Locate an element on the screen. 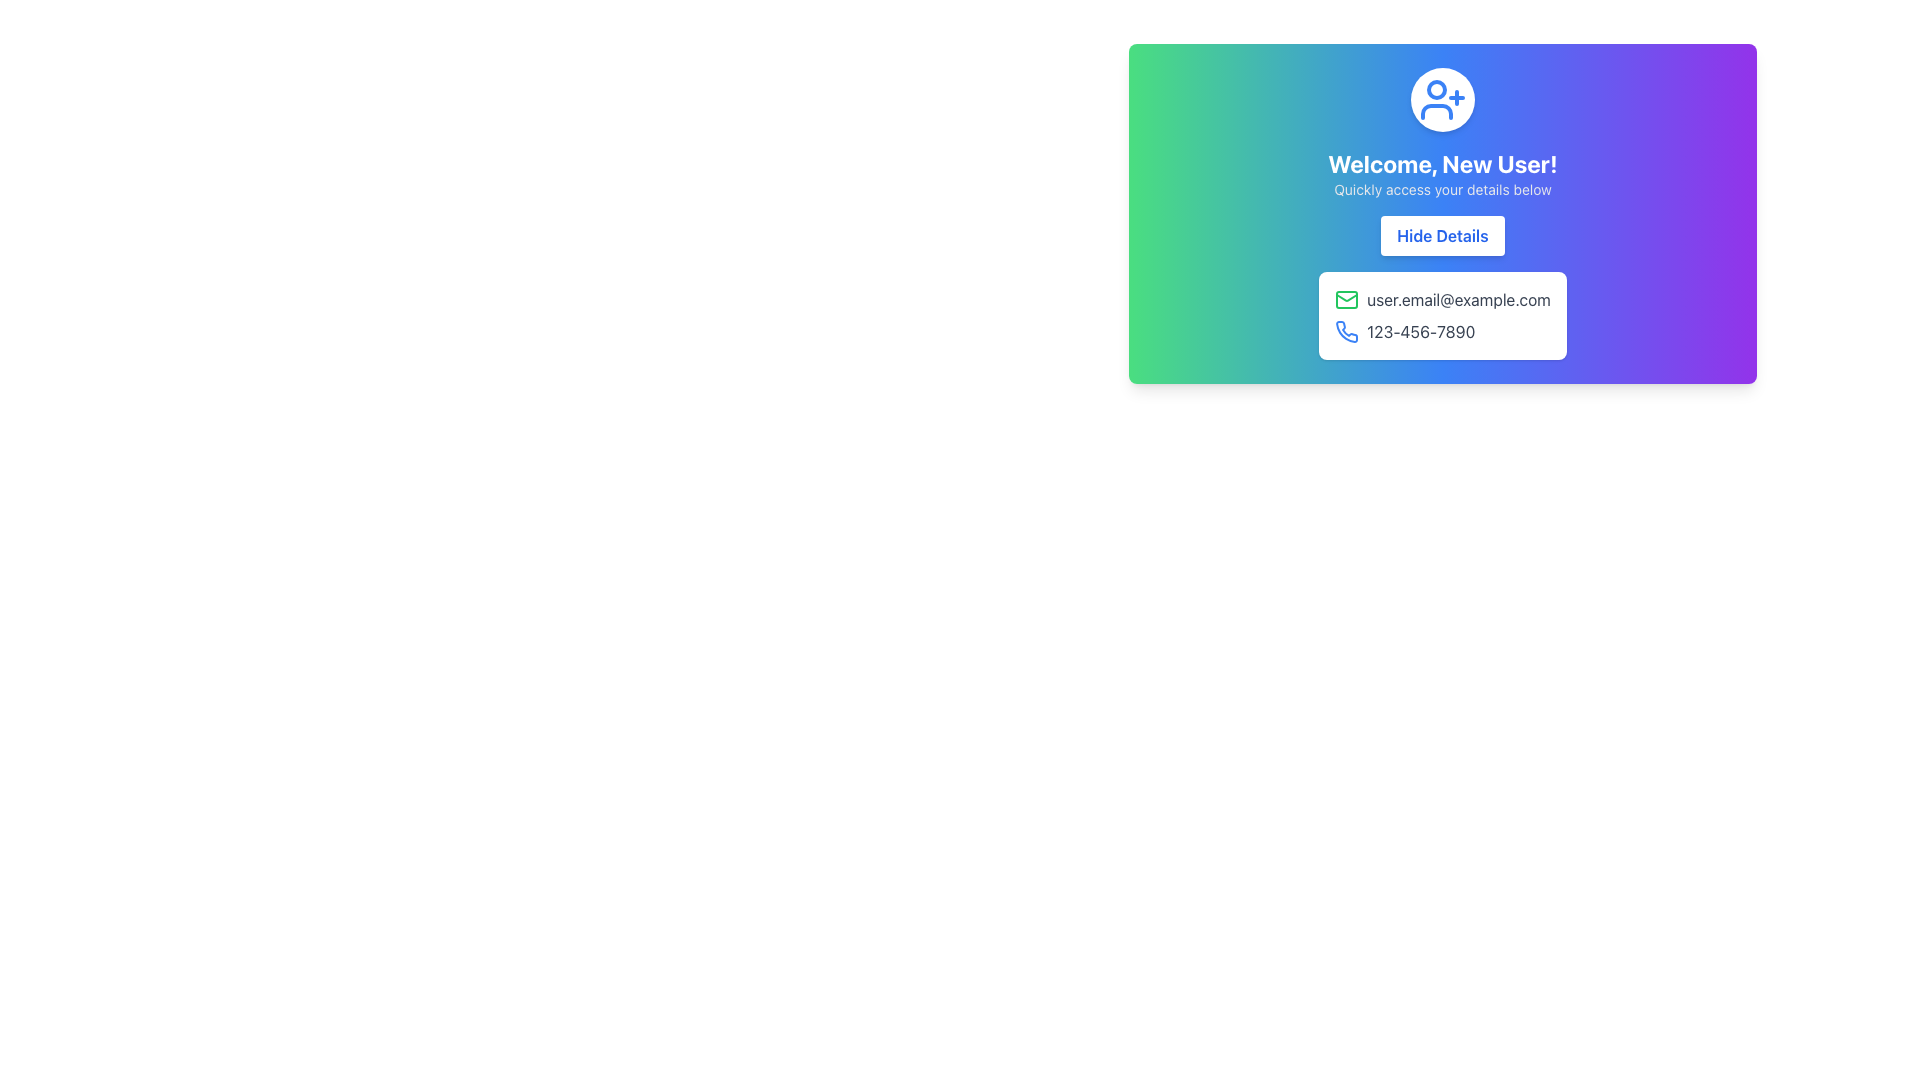  the mail envelope icon with a green border located within the user information interface, which is to the left of the email address text is located at coordinates (1347, 300).